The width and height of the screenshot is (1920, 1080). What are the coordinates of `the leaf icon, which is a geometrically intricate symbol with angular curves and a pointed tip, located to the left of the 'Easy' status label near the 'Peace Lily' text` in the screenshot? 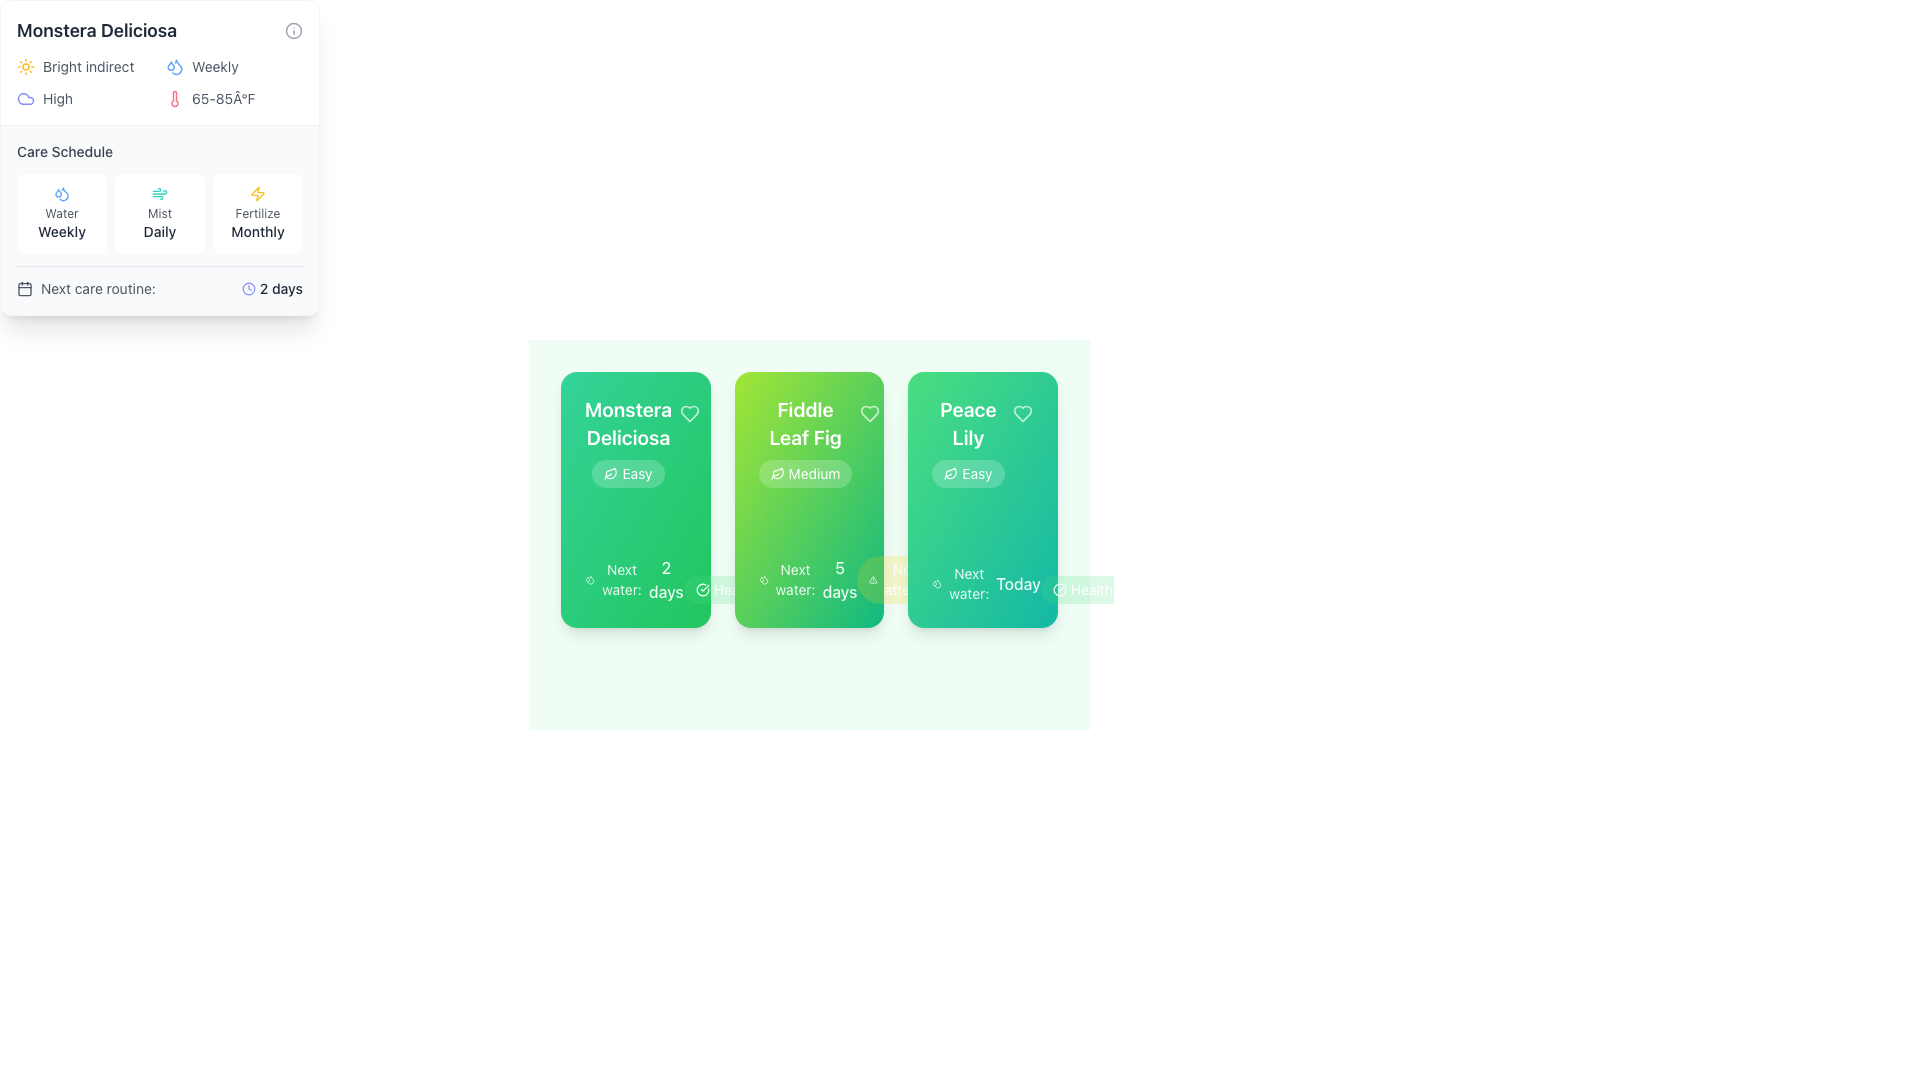 It's located at (950, 473).